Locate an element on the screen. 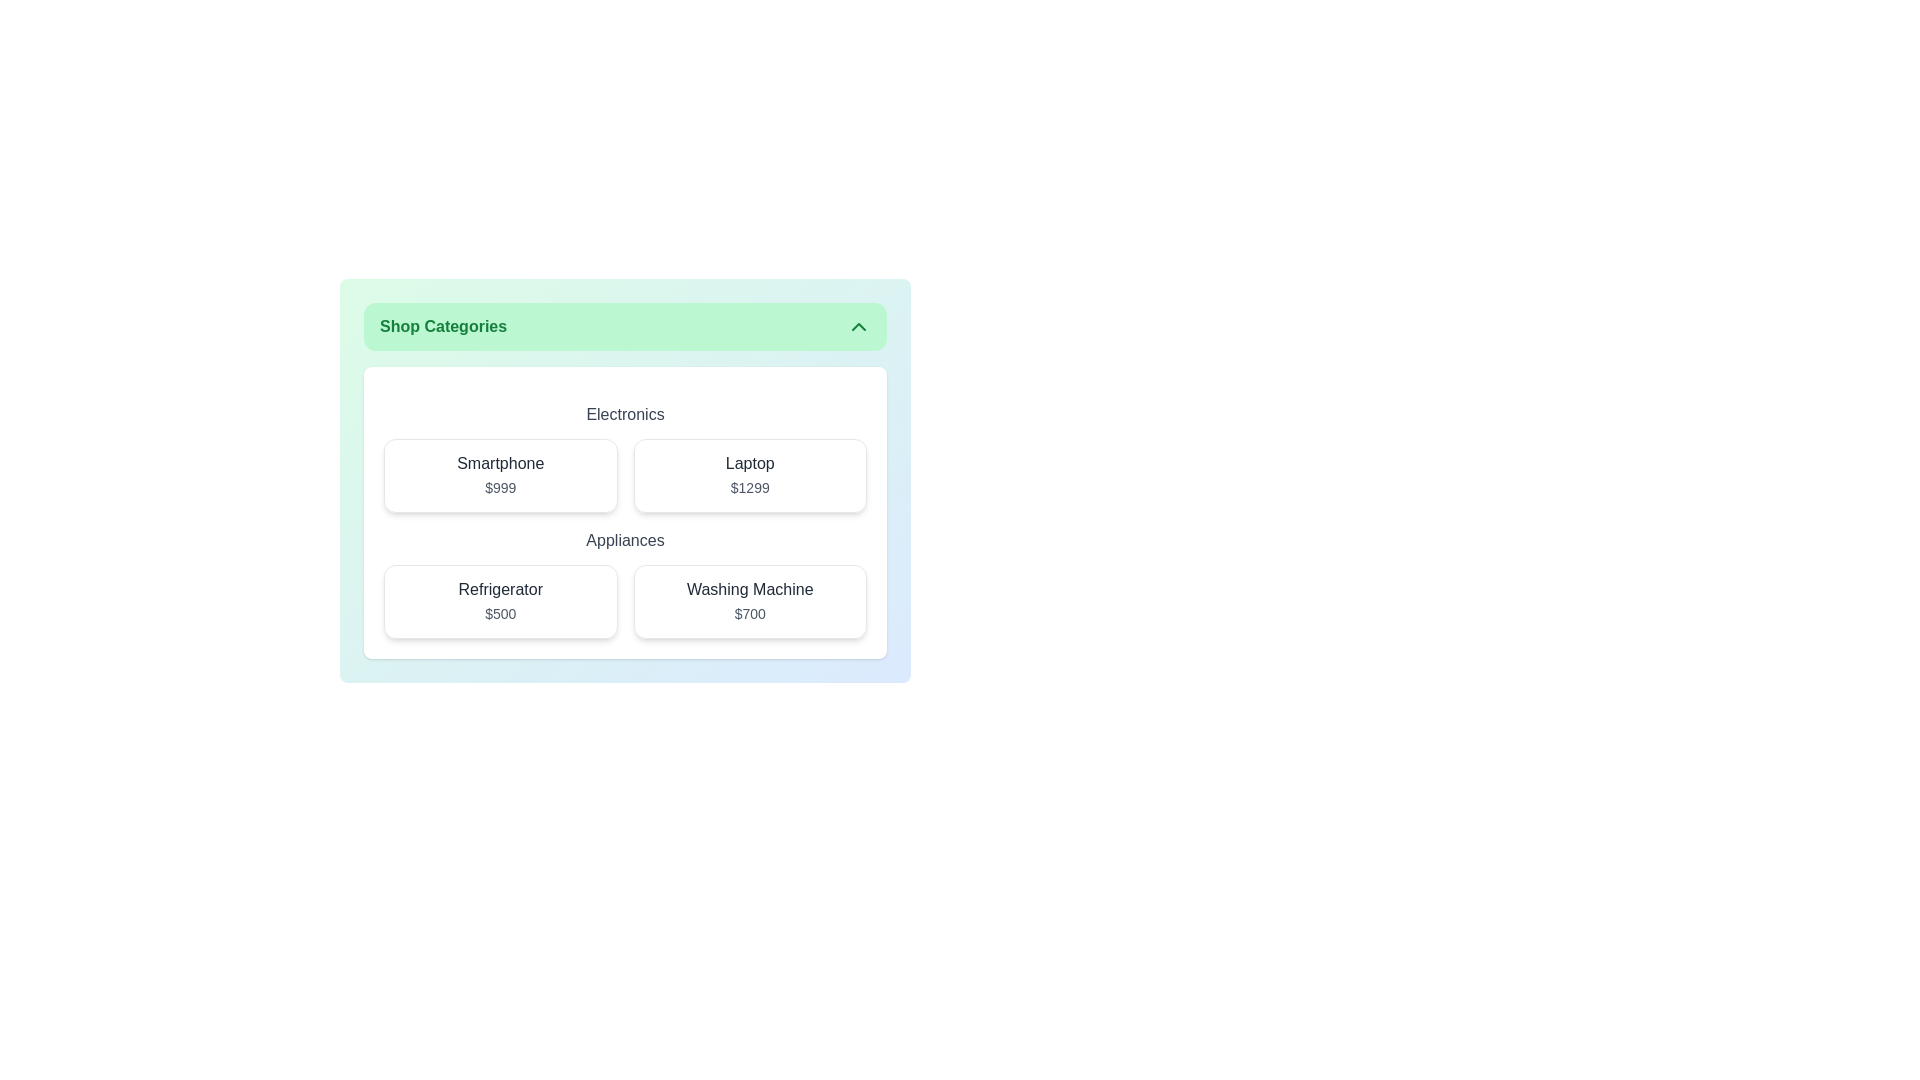 This screenshot has height=1080, width=1920. the Static Text Label displaying the price '$1299' for accessibility purposes is located at coordinates (749, 488).